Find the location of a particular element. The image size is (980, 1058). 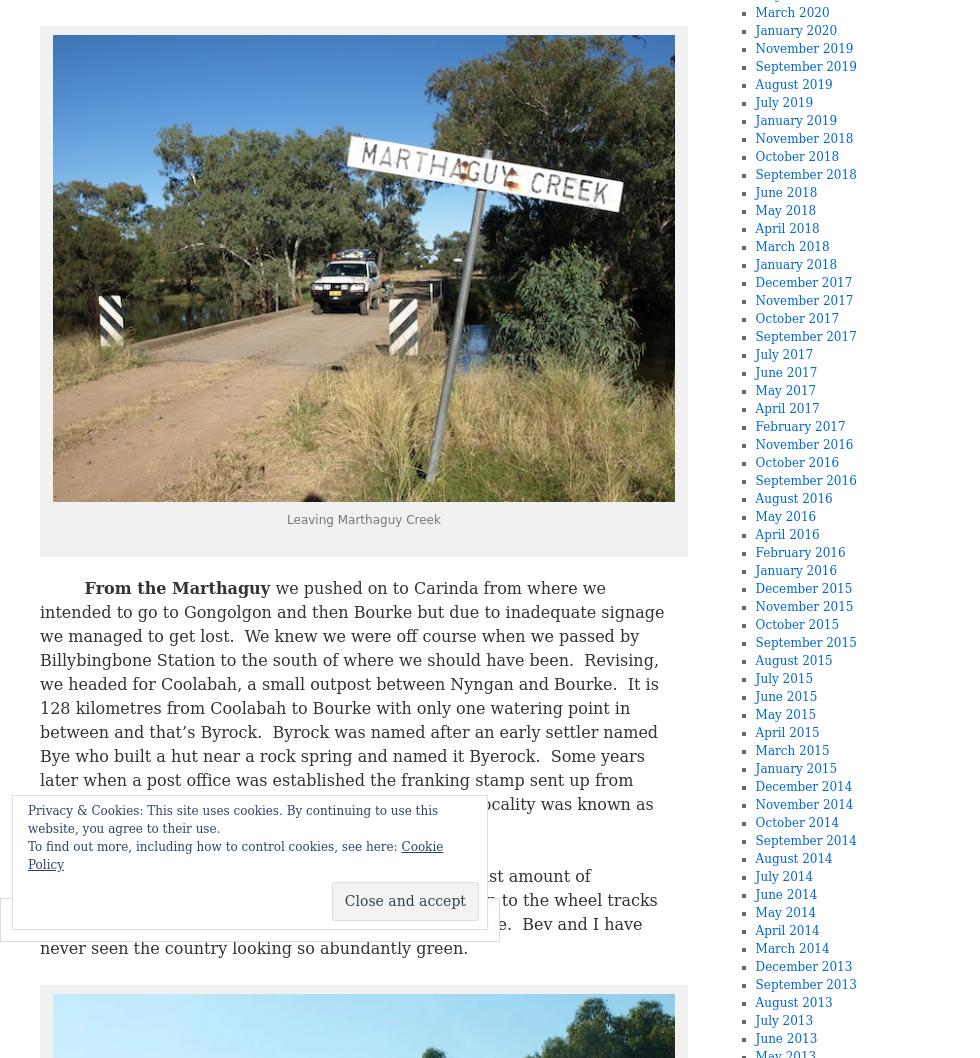

'November 2017' is located at coordinates (803, 300).